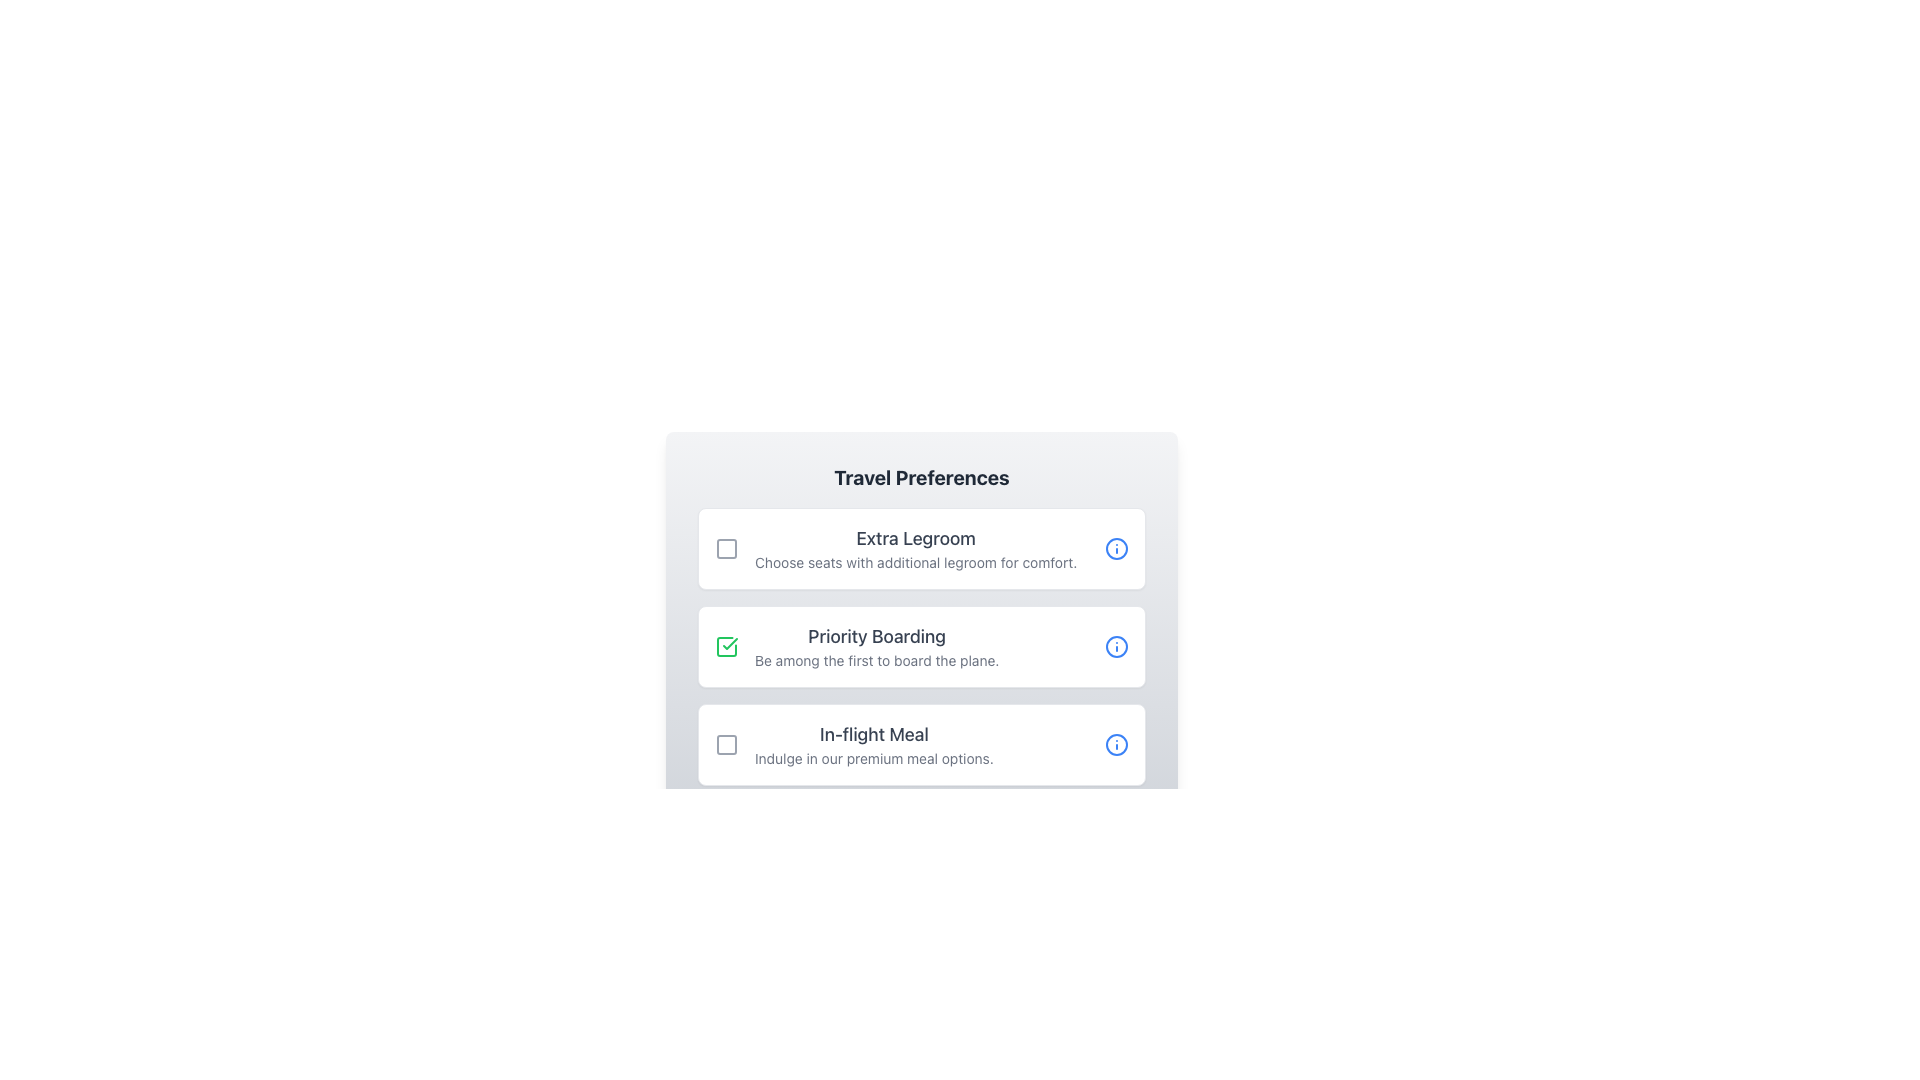 This screenshot has width=1920, height=1080. Describe the element at coordinates (874, 735) in the screenshot. I see `the 'In-flight Meal' text label, which is styled with a large medium-weight gray font on a white background, located between 'Priority Boarding' and 'Indulge in our premium meal options.'` at that location.